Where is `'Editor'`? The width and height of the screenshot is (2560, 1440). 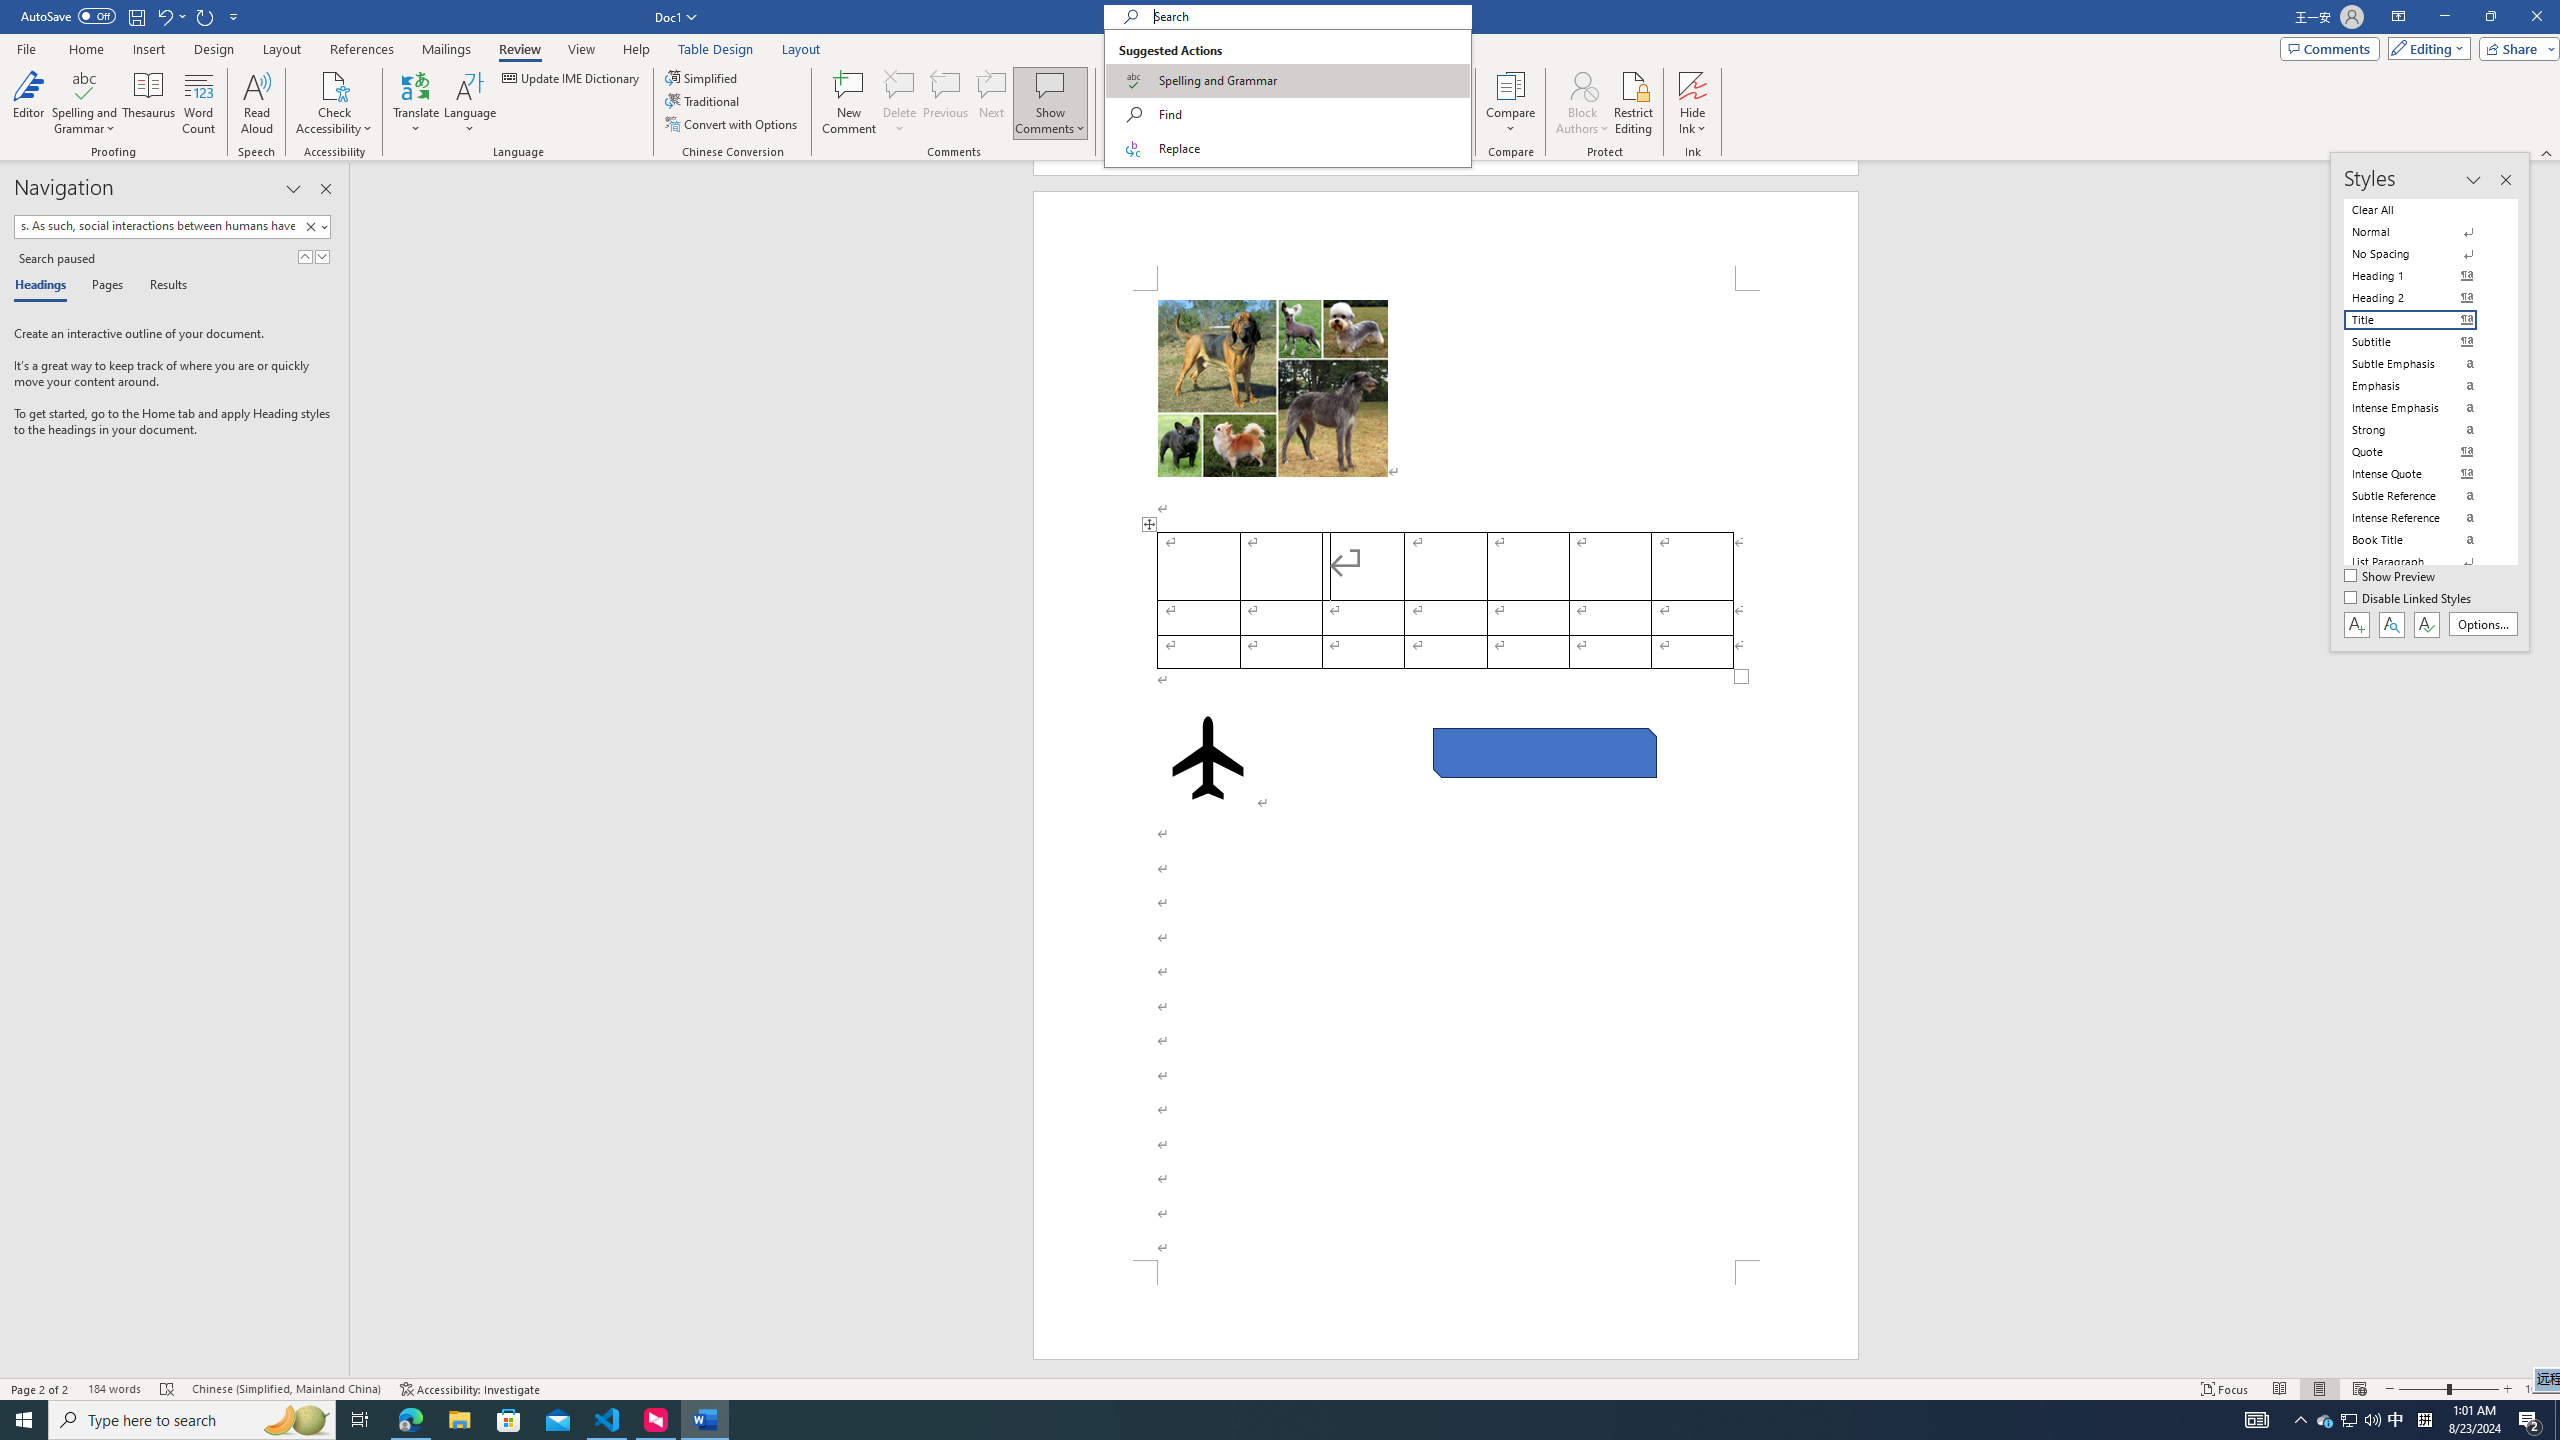
'Editor' is located at coordinates (28, 103).